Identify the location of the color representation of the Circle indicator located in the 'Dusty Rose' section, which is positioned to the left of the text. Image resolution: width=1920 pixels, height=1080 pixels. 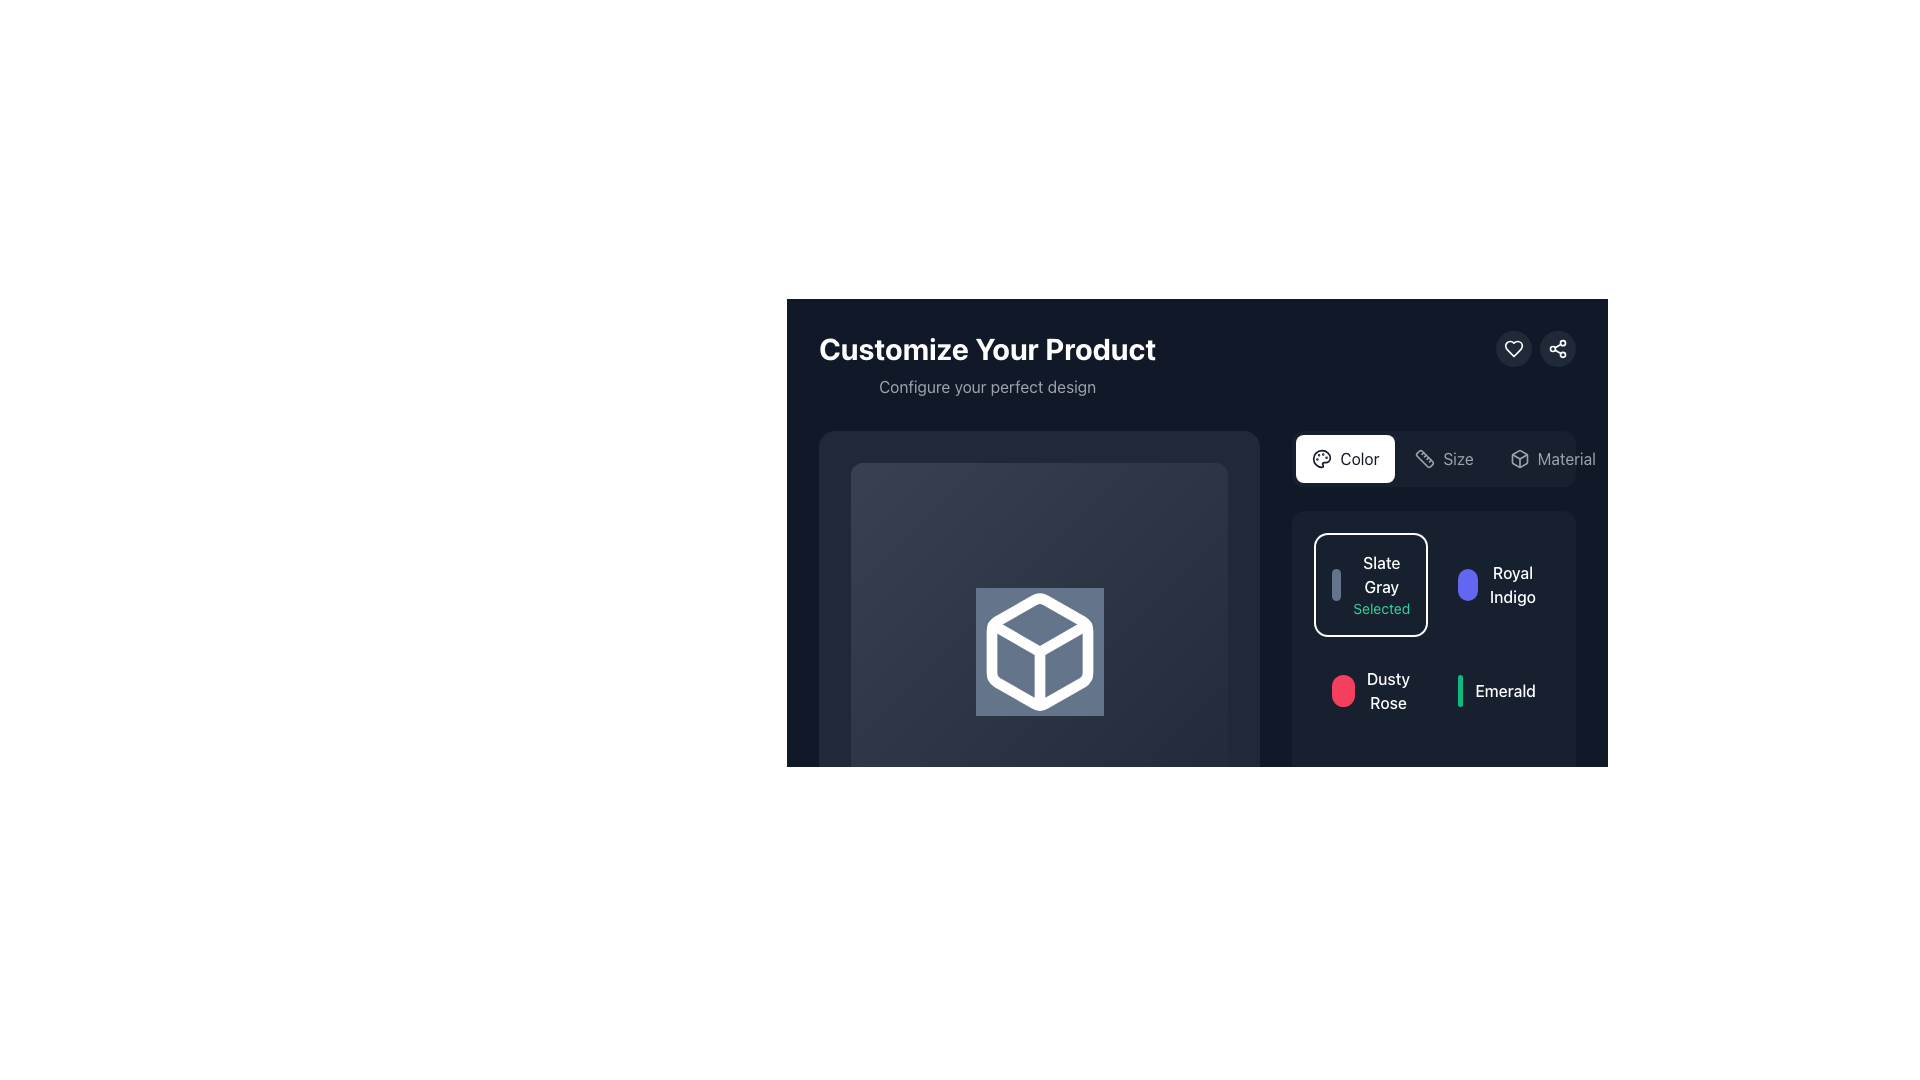
(1343, 689).